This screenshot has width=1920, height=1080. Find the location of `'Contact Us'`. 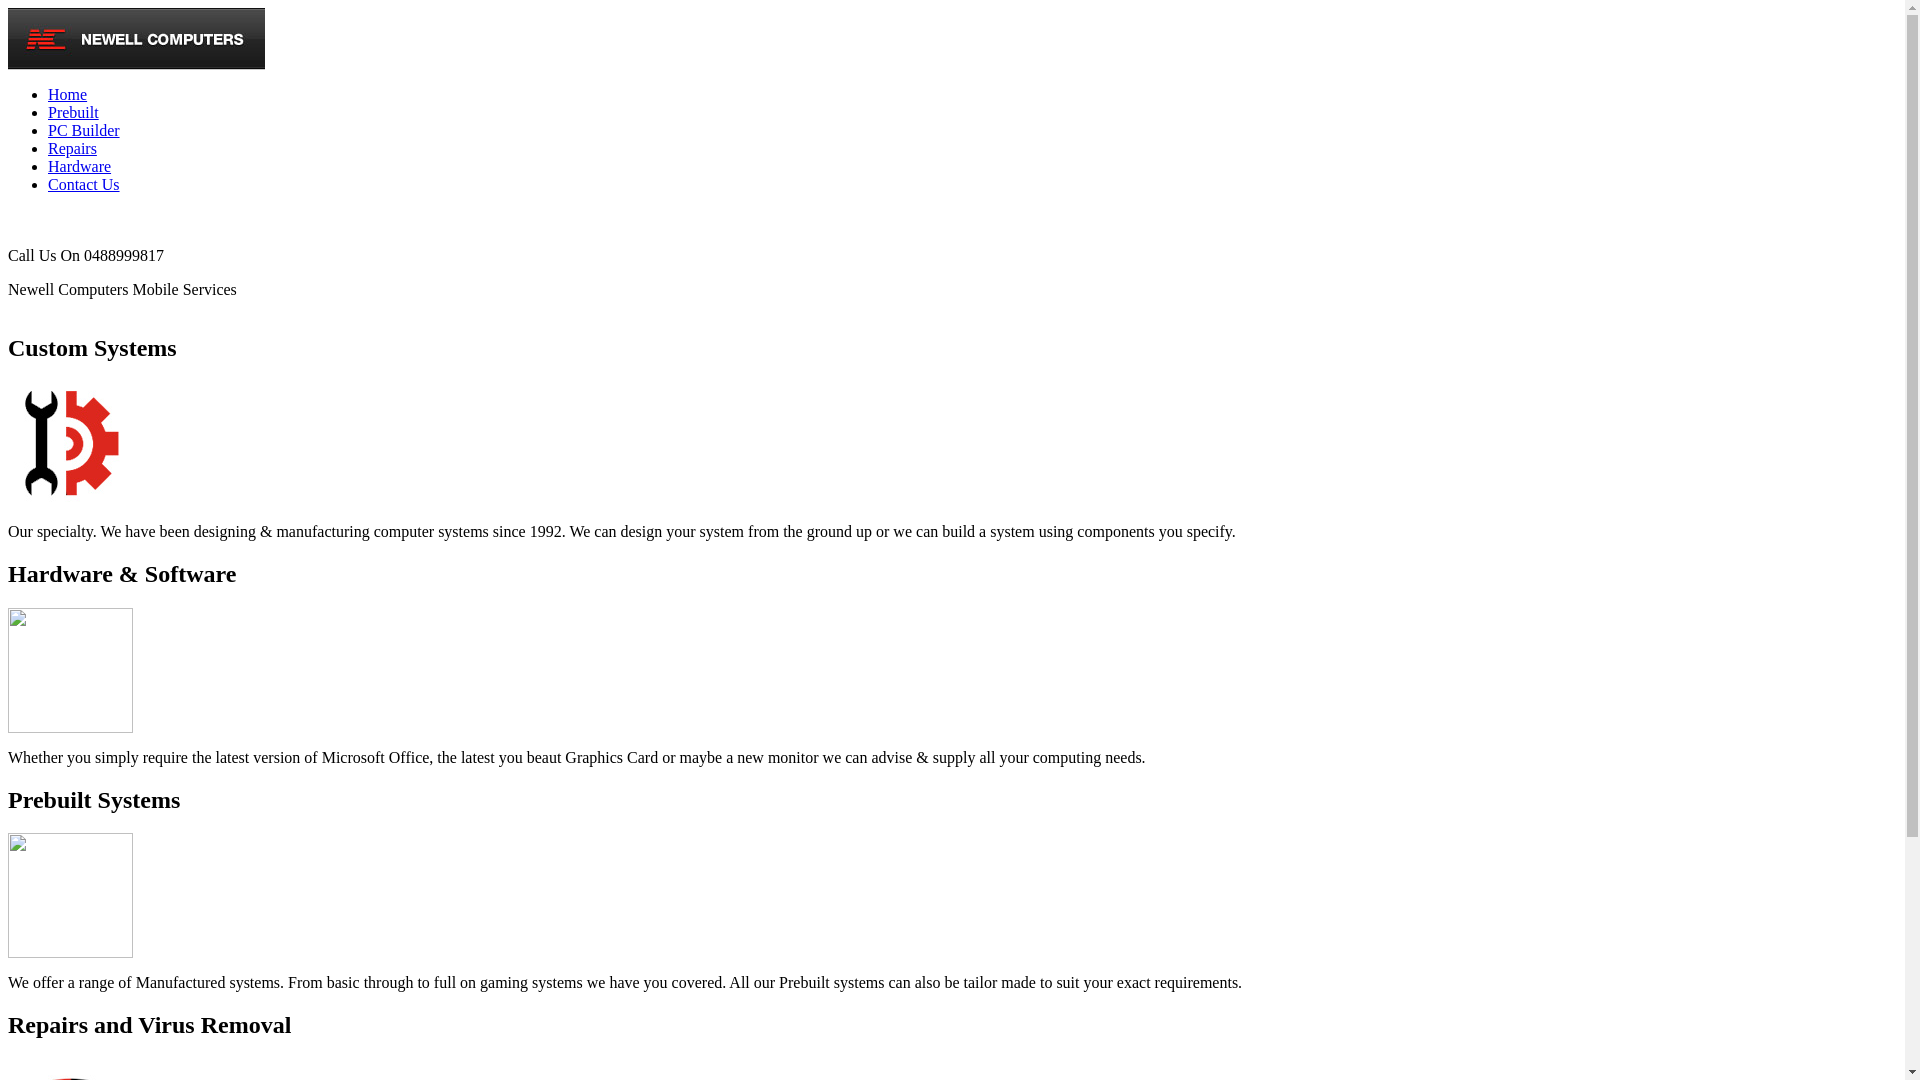

'Contact Us' is located at coordinates (48, 184).